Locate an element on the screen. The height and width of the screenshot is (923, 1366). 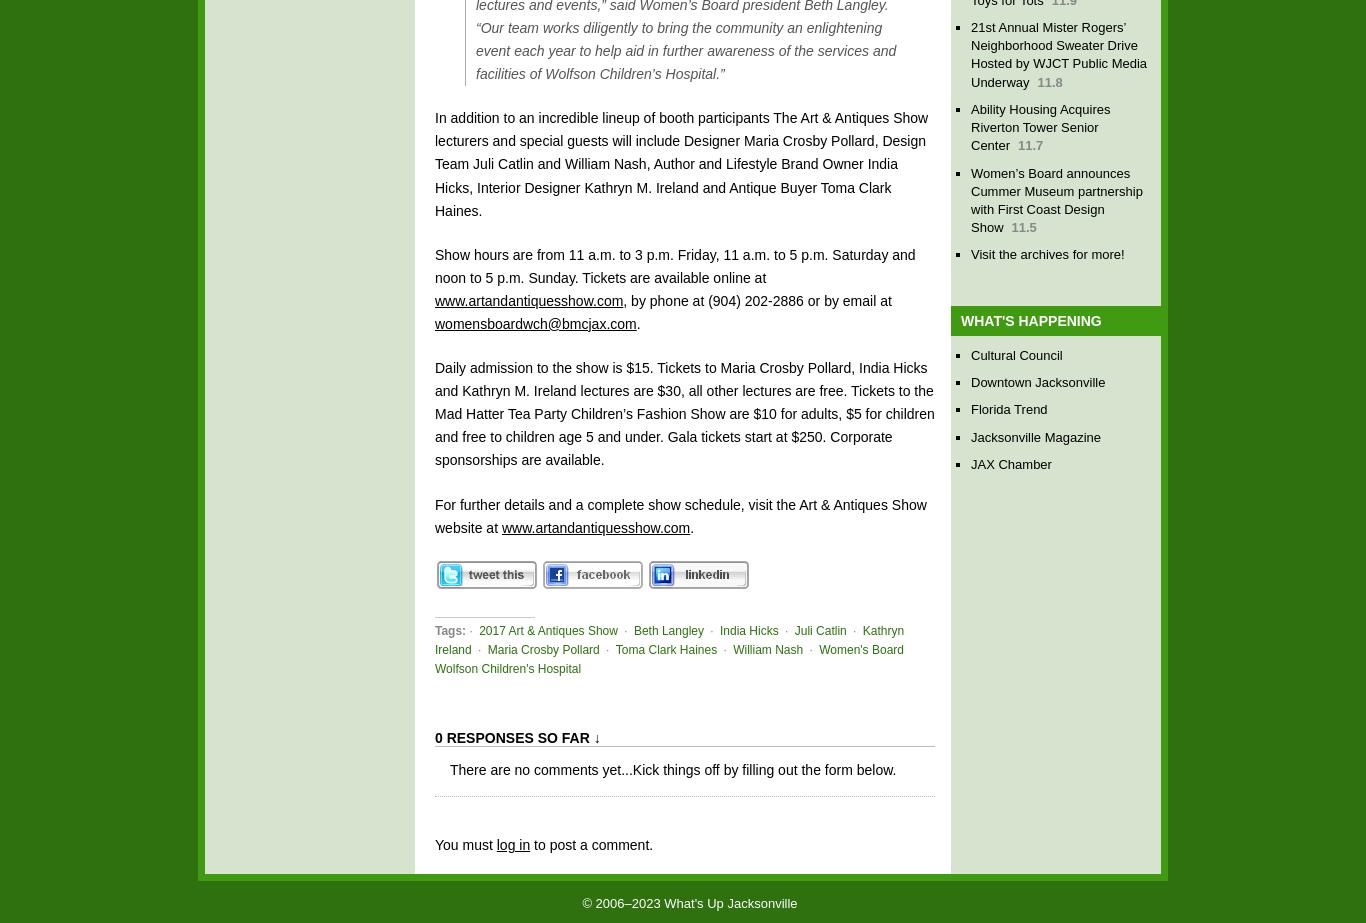
'India Hicks' is located at coordinates (748, 629).